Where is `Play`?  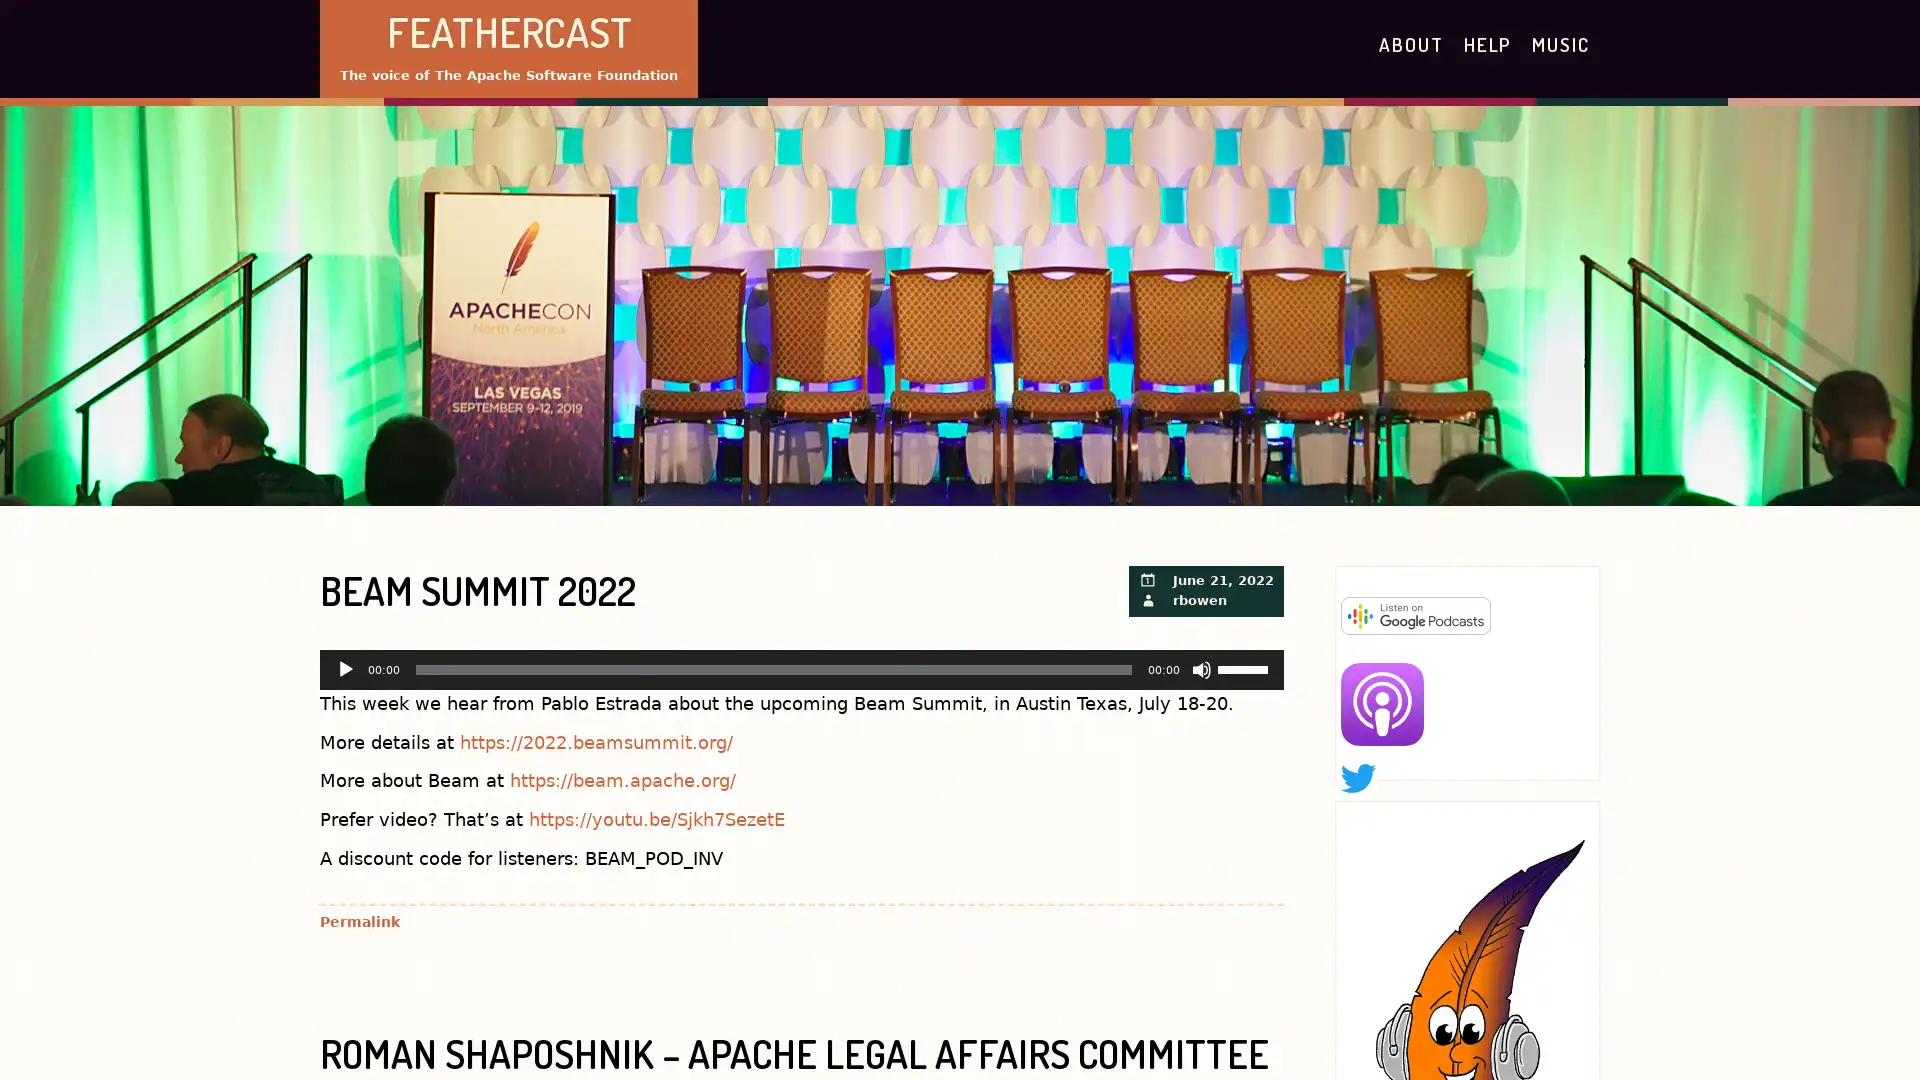 Play is located at coordinates (345, 668).